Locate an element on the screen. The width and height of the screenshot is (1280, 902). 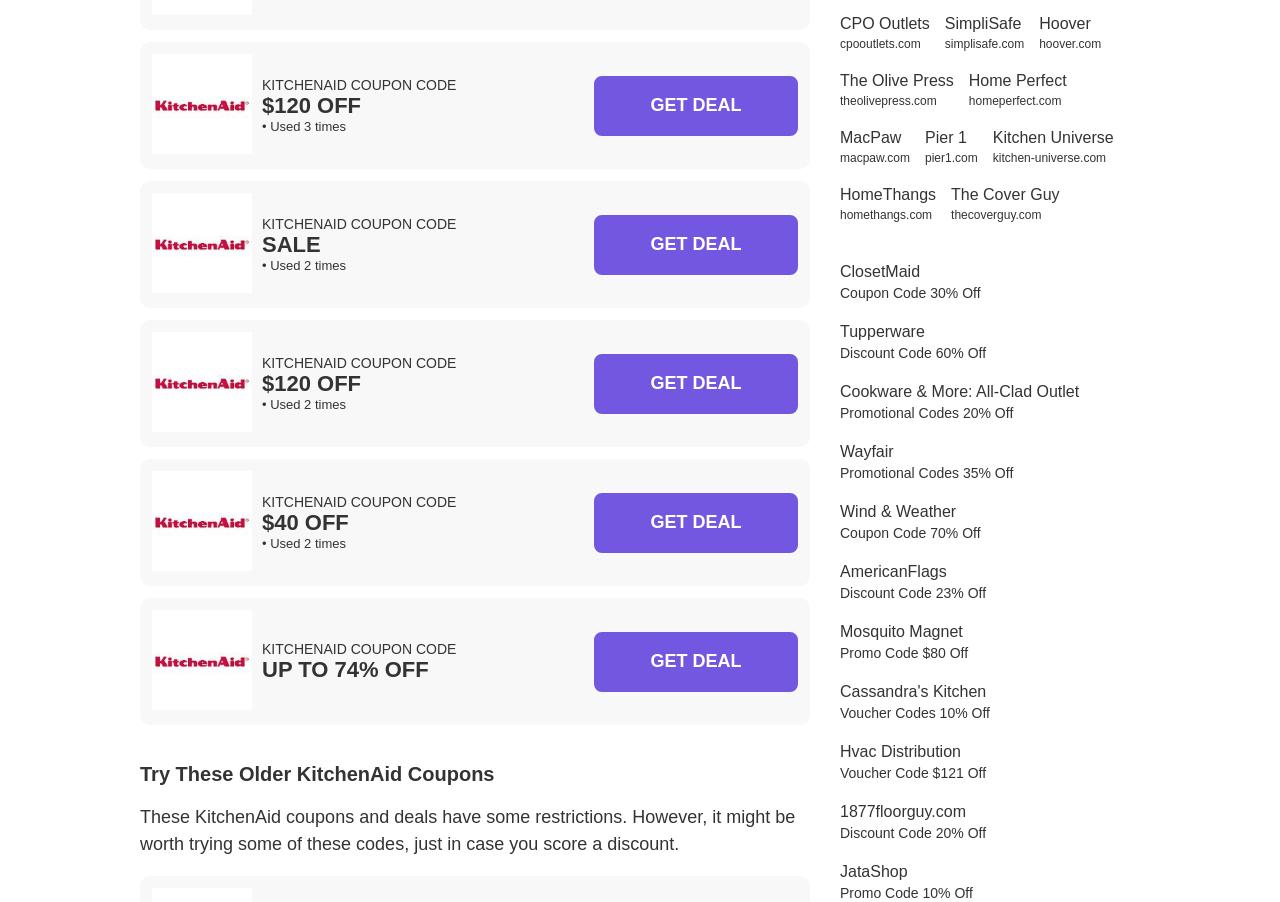
'Coupon Code 30% Off' is located at coordinates (908, 291).